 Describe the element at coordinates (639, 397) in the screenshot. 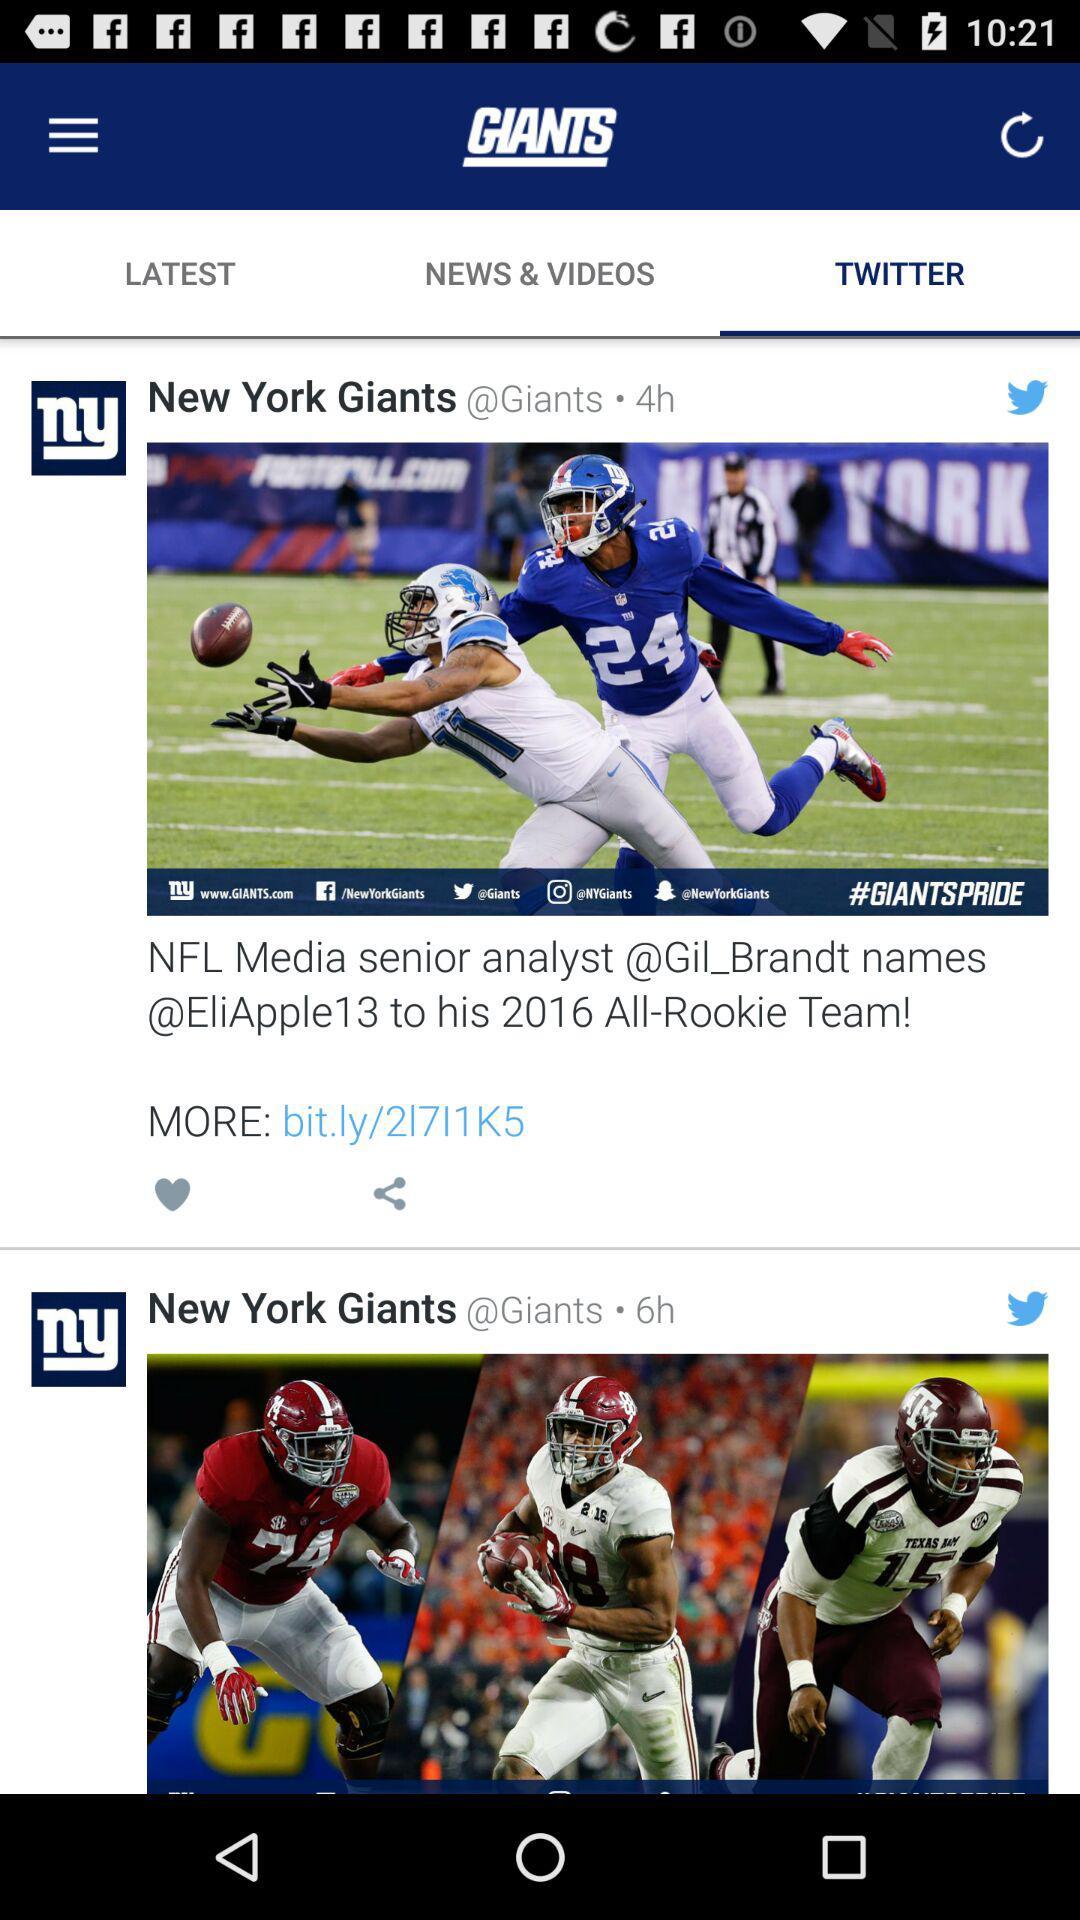

I see `the icon to the right of the @giants item` at that location.